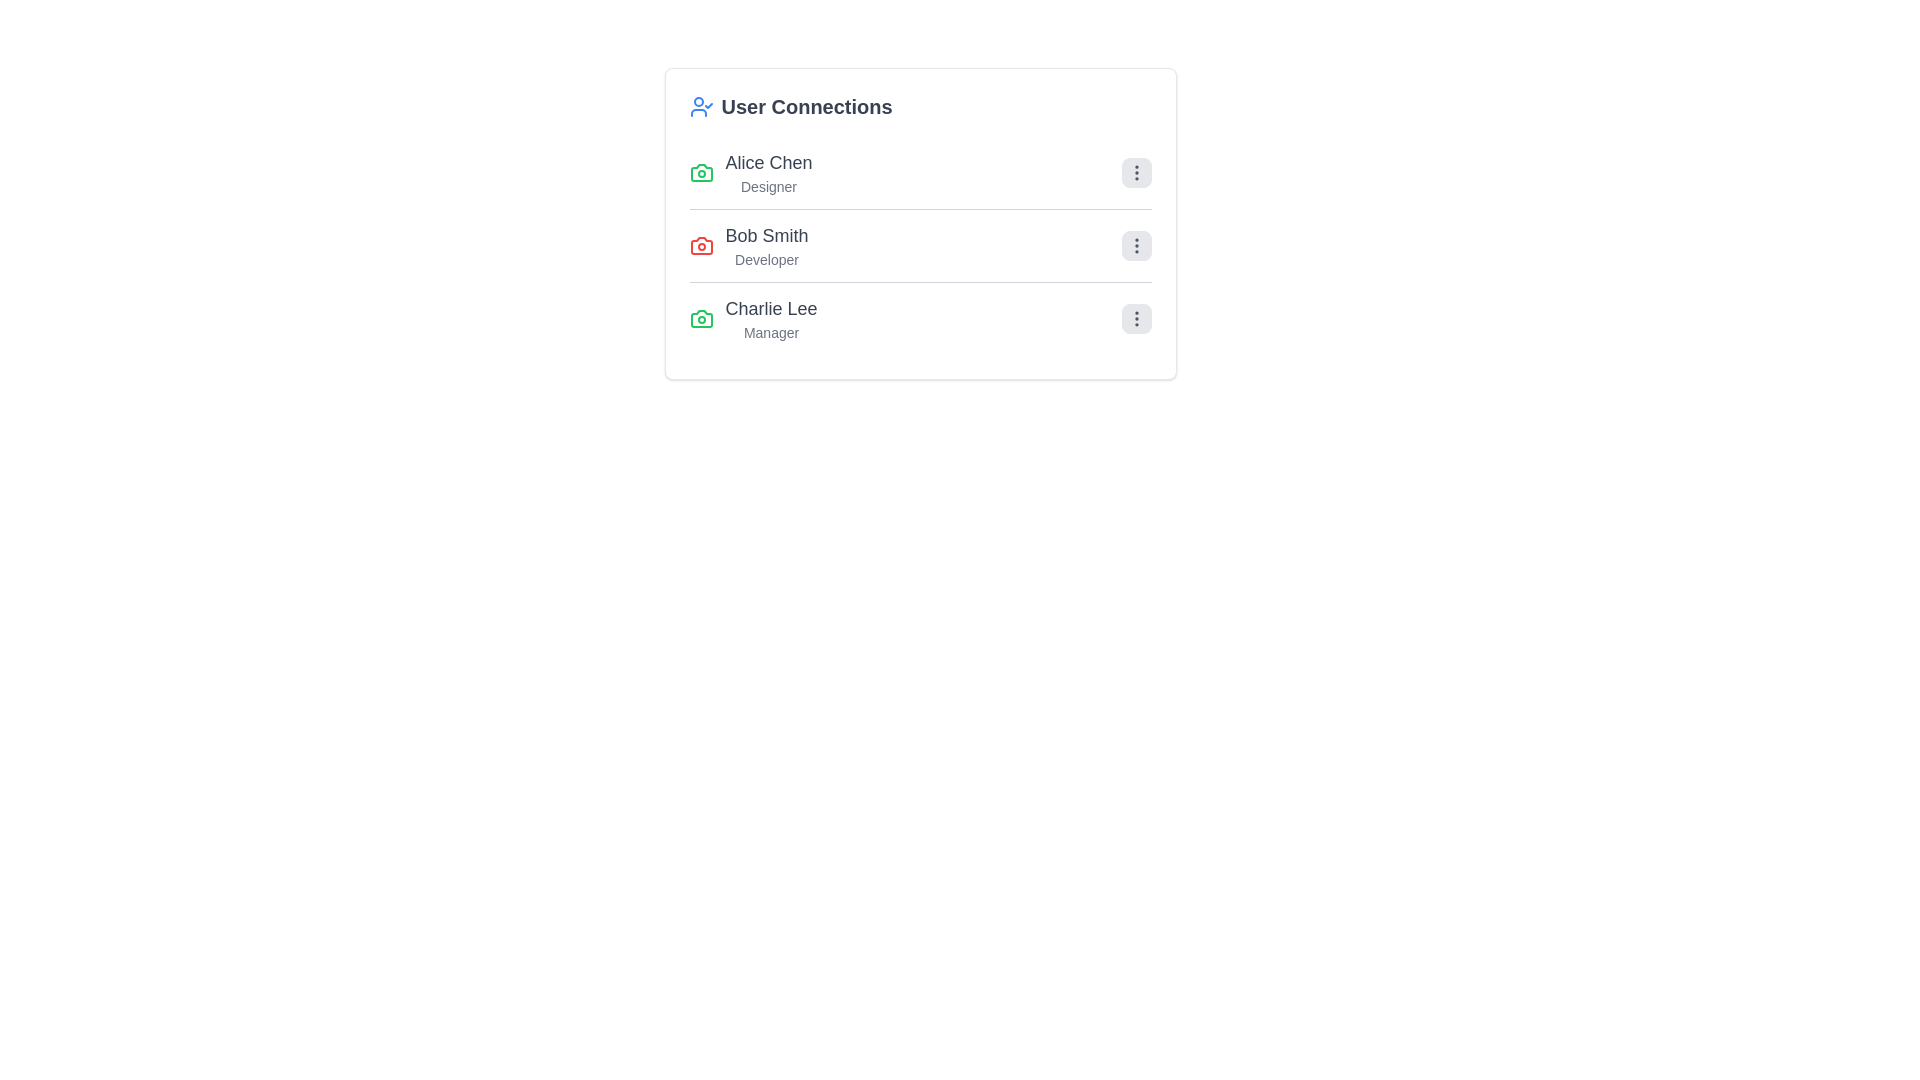 The image size is (1920, 1080). I want to click on the second entry in the 'User Connections' section that displays a user's profile summary, which includes their name and title, and is located below 'Alice Chen' and above 'Charlie Lee', so click(919, 245).